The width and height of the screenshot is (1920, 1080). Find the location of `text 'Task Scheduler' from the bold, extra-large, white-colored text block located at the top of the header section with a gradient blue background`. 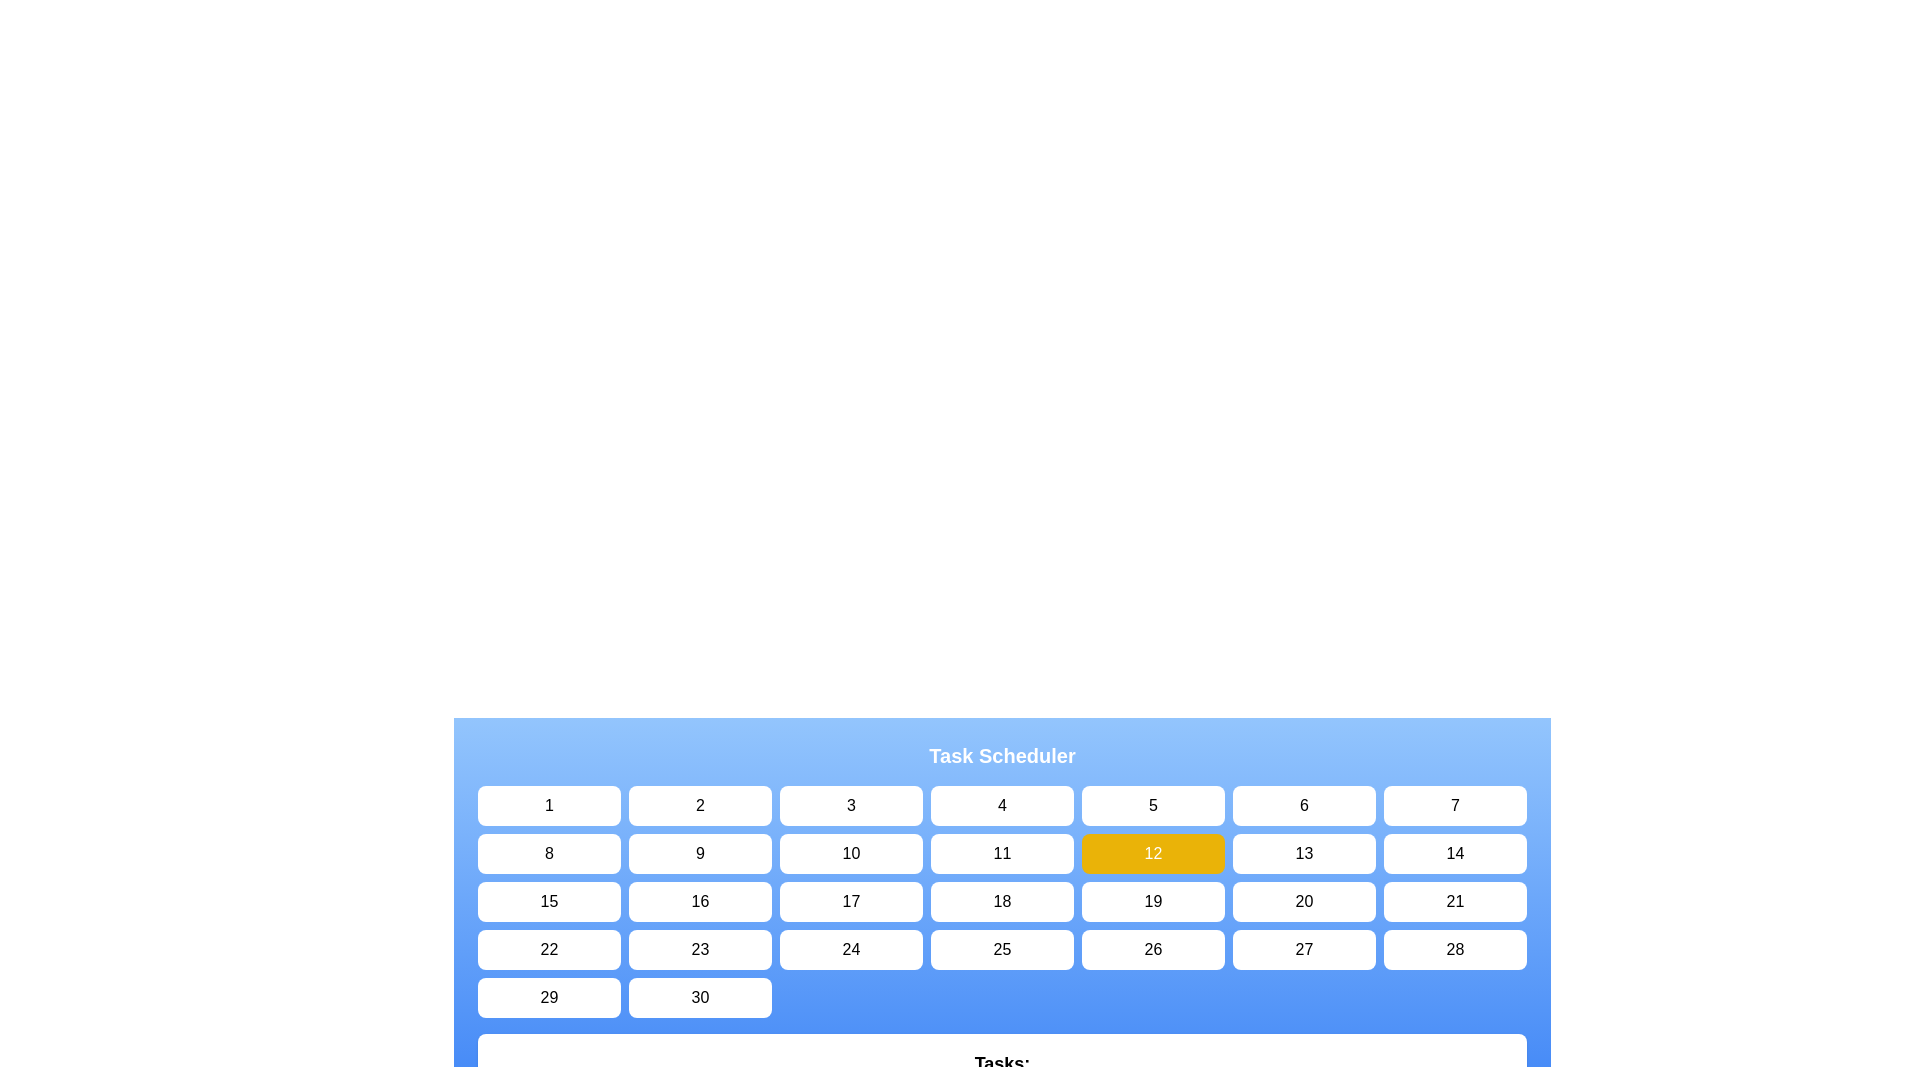

text 'Task Scheduler' from the bold, extra-large, white-colored text block located at the top of the header section with a gradient blue background is located at coordinates (1002, 756).